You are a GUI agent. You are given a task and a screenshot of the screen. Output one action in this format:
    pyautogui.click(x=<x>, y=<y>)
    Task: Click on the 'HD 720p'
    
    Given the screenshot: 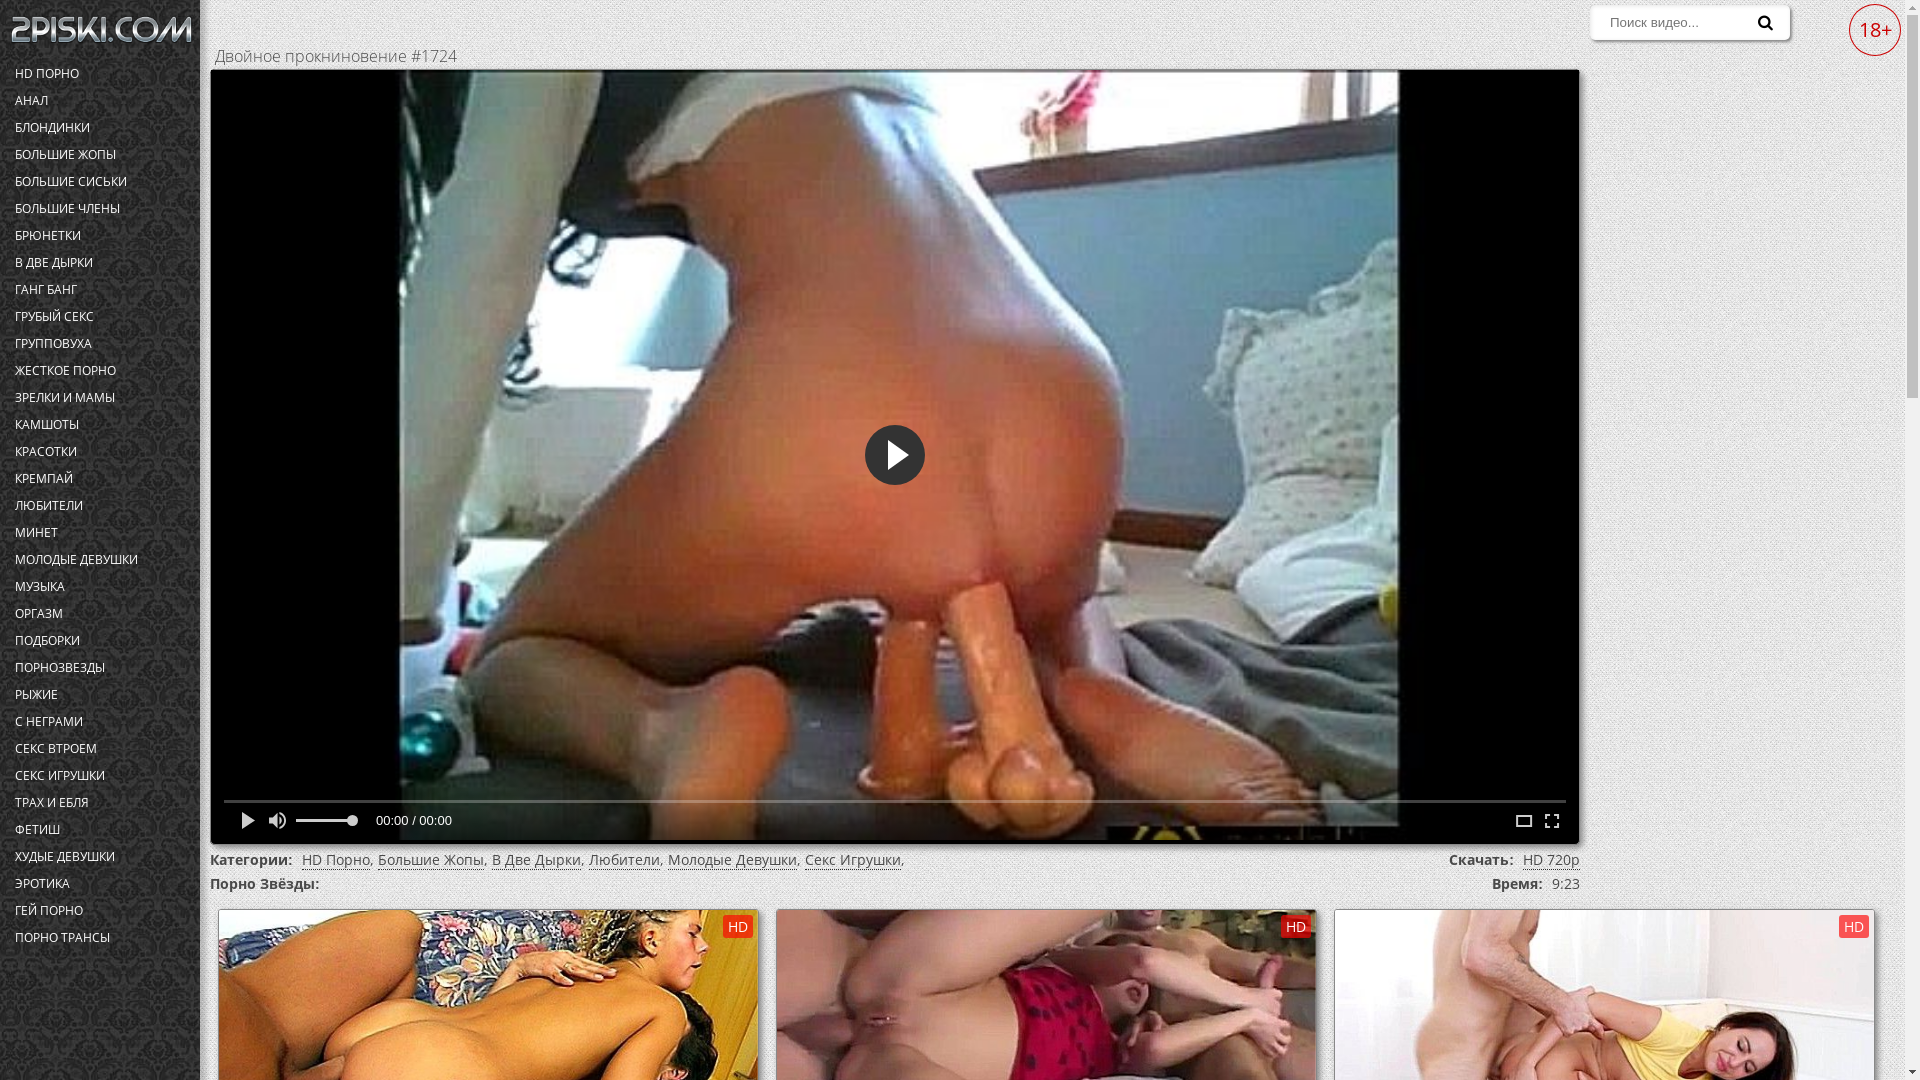 What is the action you would take?
    pyautogui.click(x=1521, y=859)
    